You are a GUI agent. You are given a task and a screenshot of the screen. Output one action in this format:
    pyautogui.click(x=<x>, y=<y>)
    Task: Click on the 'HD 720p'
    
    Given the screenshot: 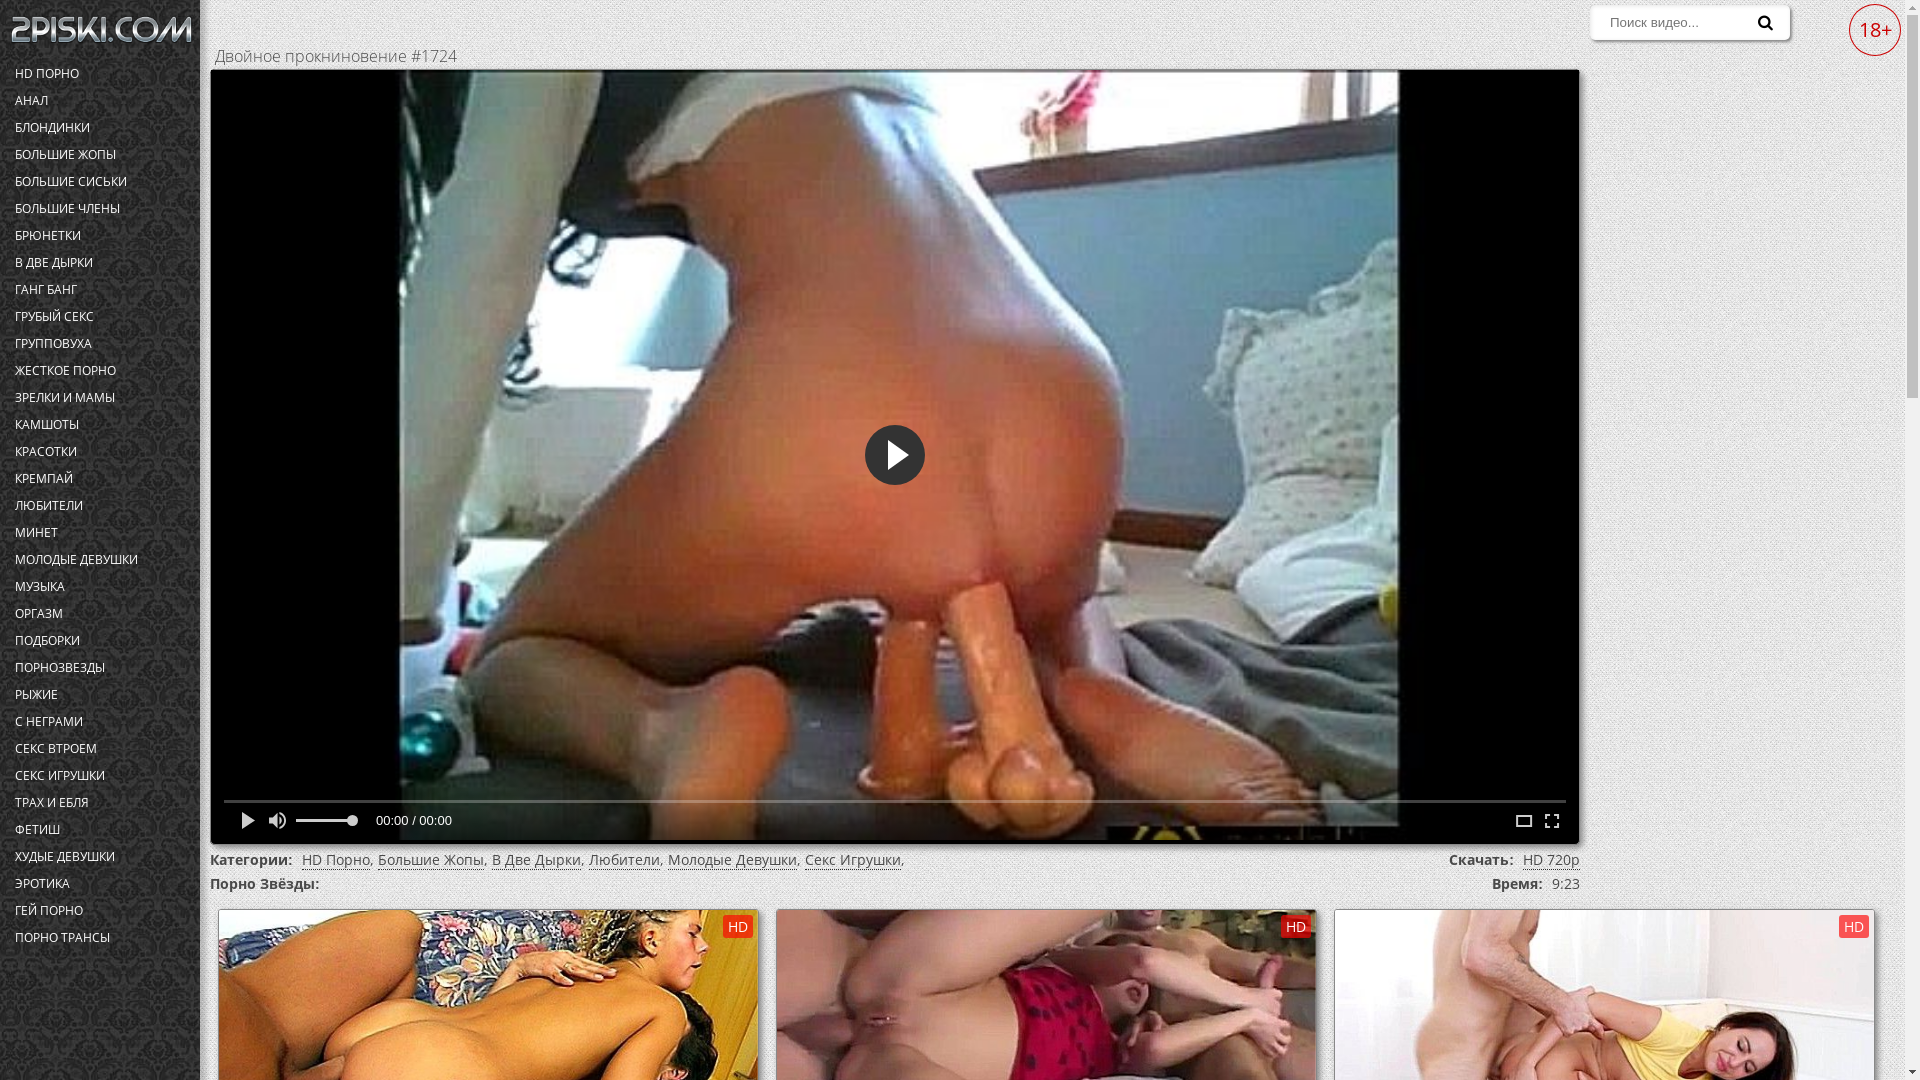 What is the action you would take?
    pyautogui.click(x=1521, y=859)
    